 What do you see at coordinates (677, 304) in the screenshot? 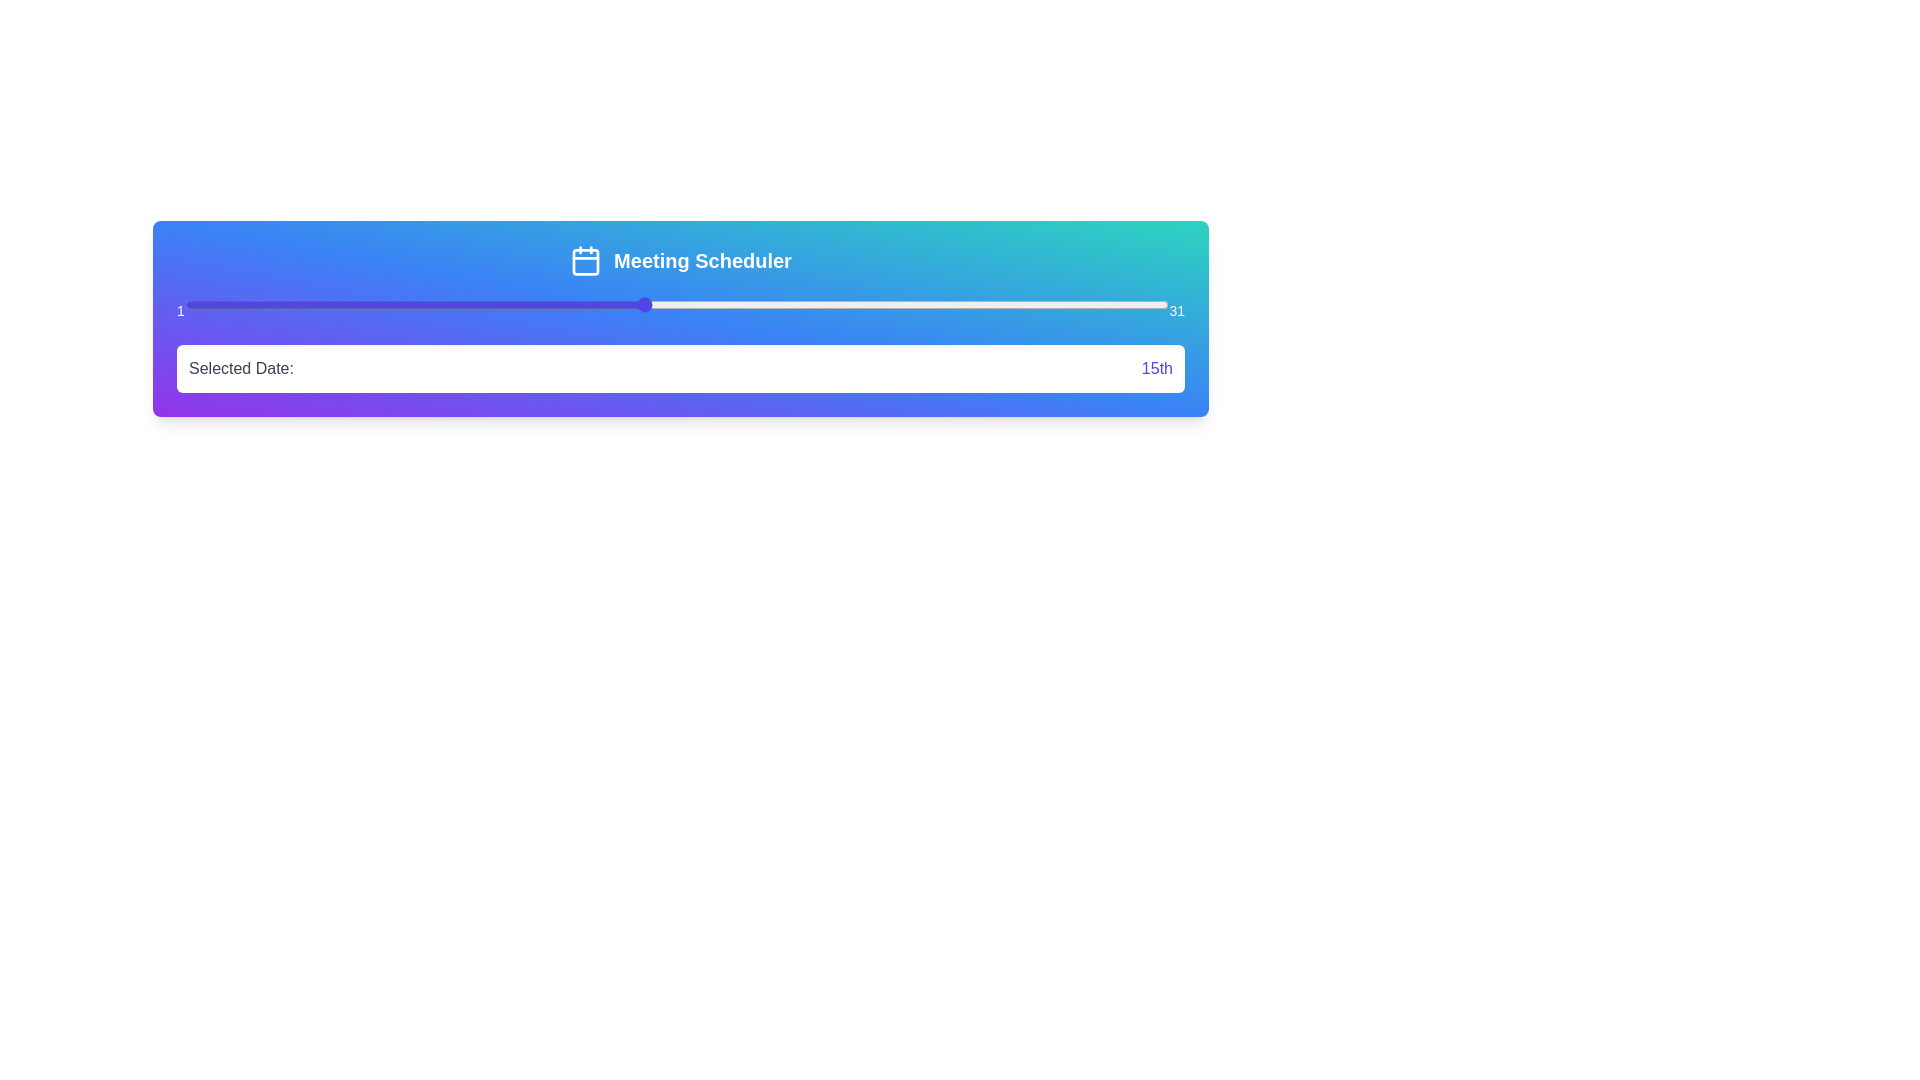
I see `the horizontal slider positioned centrally between the text labels '1' and '31' for keyboard adjustments` at bounding box center [677, 304].